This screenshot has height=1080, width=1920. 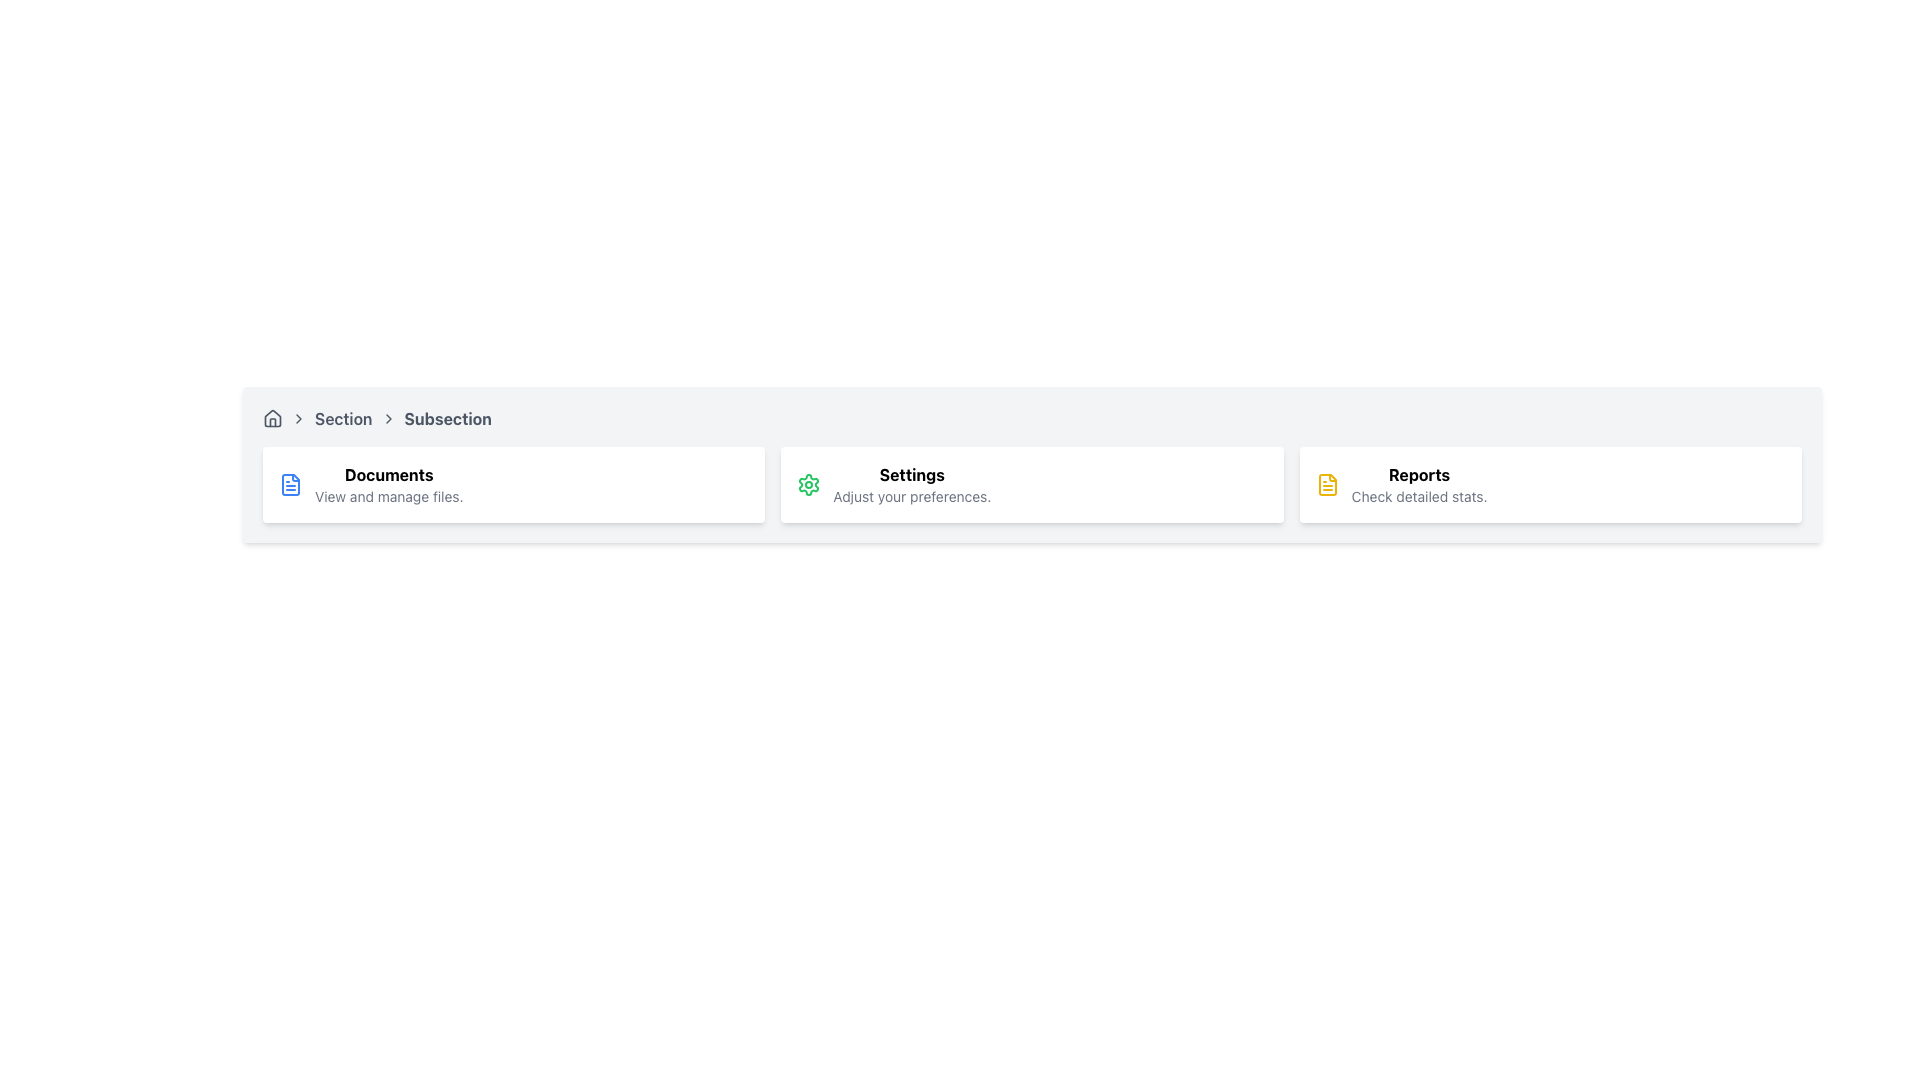 What do you see at coordinates (911, 474) in the screenshot?
I see `text from the 'Settings' title Text Label, which is centrally positioned above the descriptive text in a card-styled layout` at bounding box center [911, 474].